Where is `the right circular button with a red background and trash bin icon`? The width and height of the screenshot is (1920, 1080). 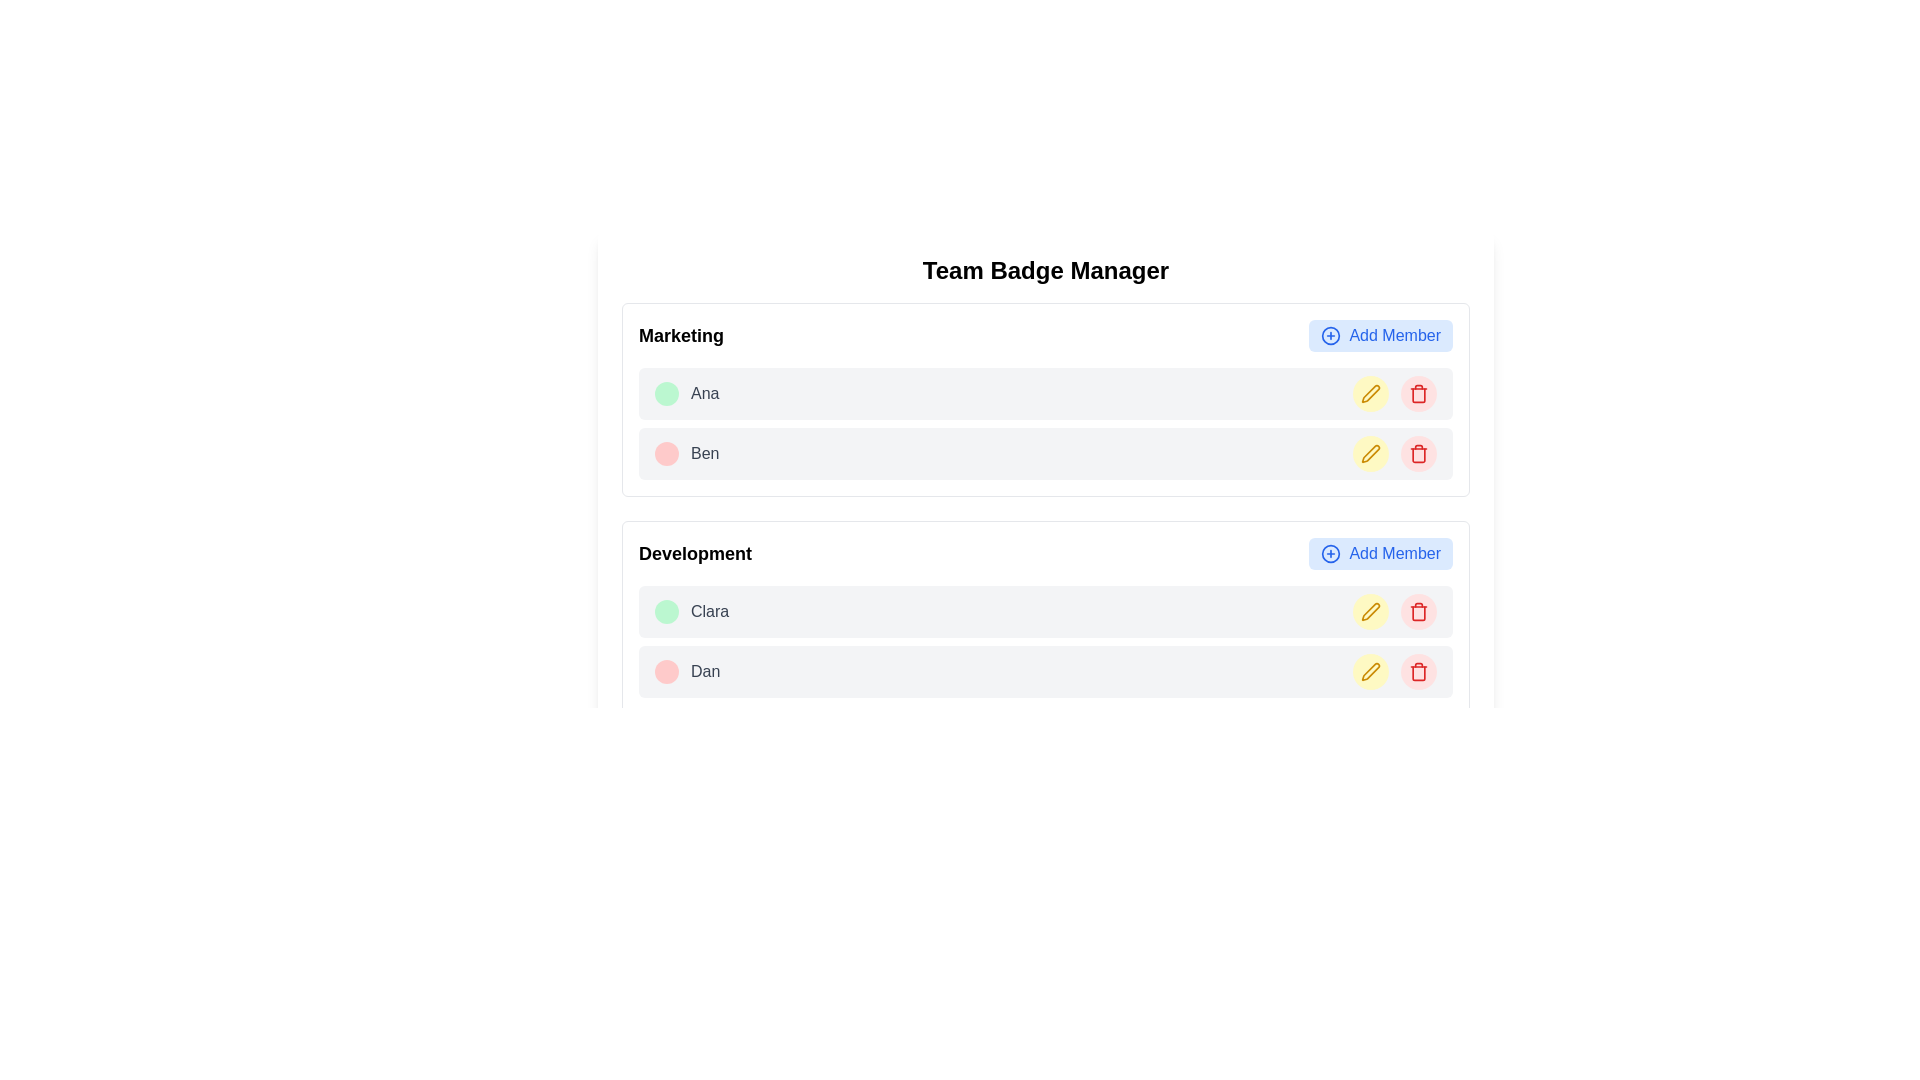 the right circular button with a red background and trash bin icon is located at coordinates (1394, 671).